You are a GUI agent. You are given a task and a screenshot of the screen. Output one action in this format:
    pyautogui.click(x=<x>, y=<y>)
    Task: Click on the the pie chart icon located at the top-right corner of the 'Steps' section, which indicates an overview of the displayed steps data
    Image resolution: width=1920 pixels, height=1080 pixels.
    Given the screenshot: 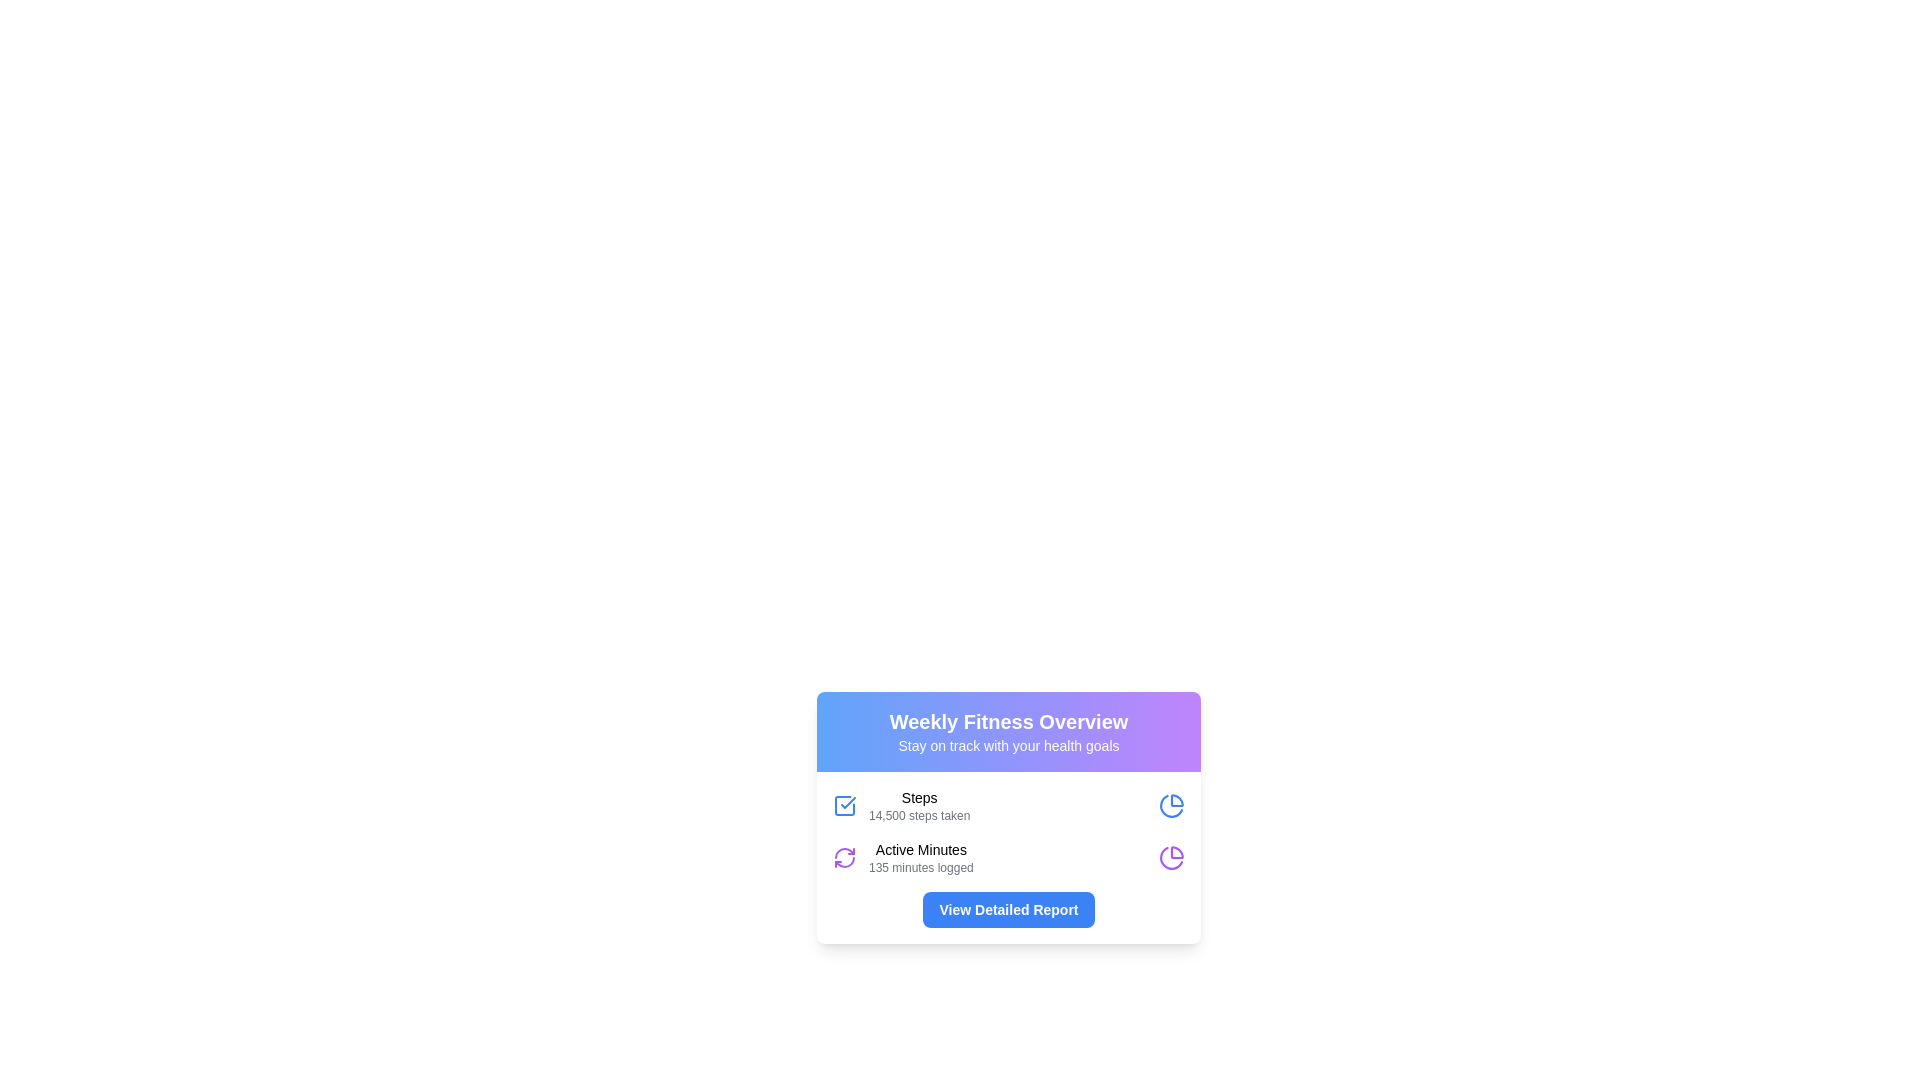 What is the action you would take?
    pyautogui.click(x=1171, y=805)
    